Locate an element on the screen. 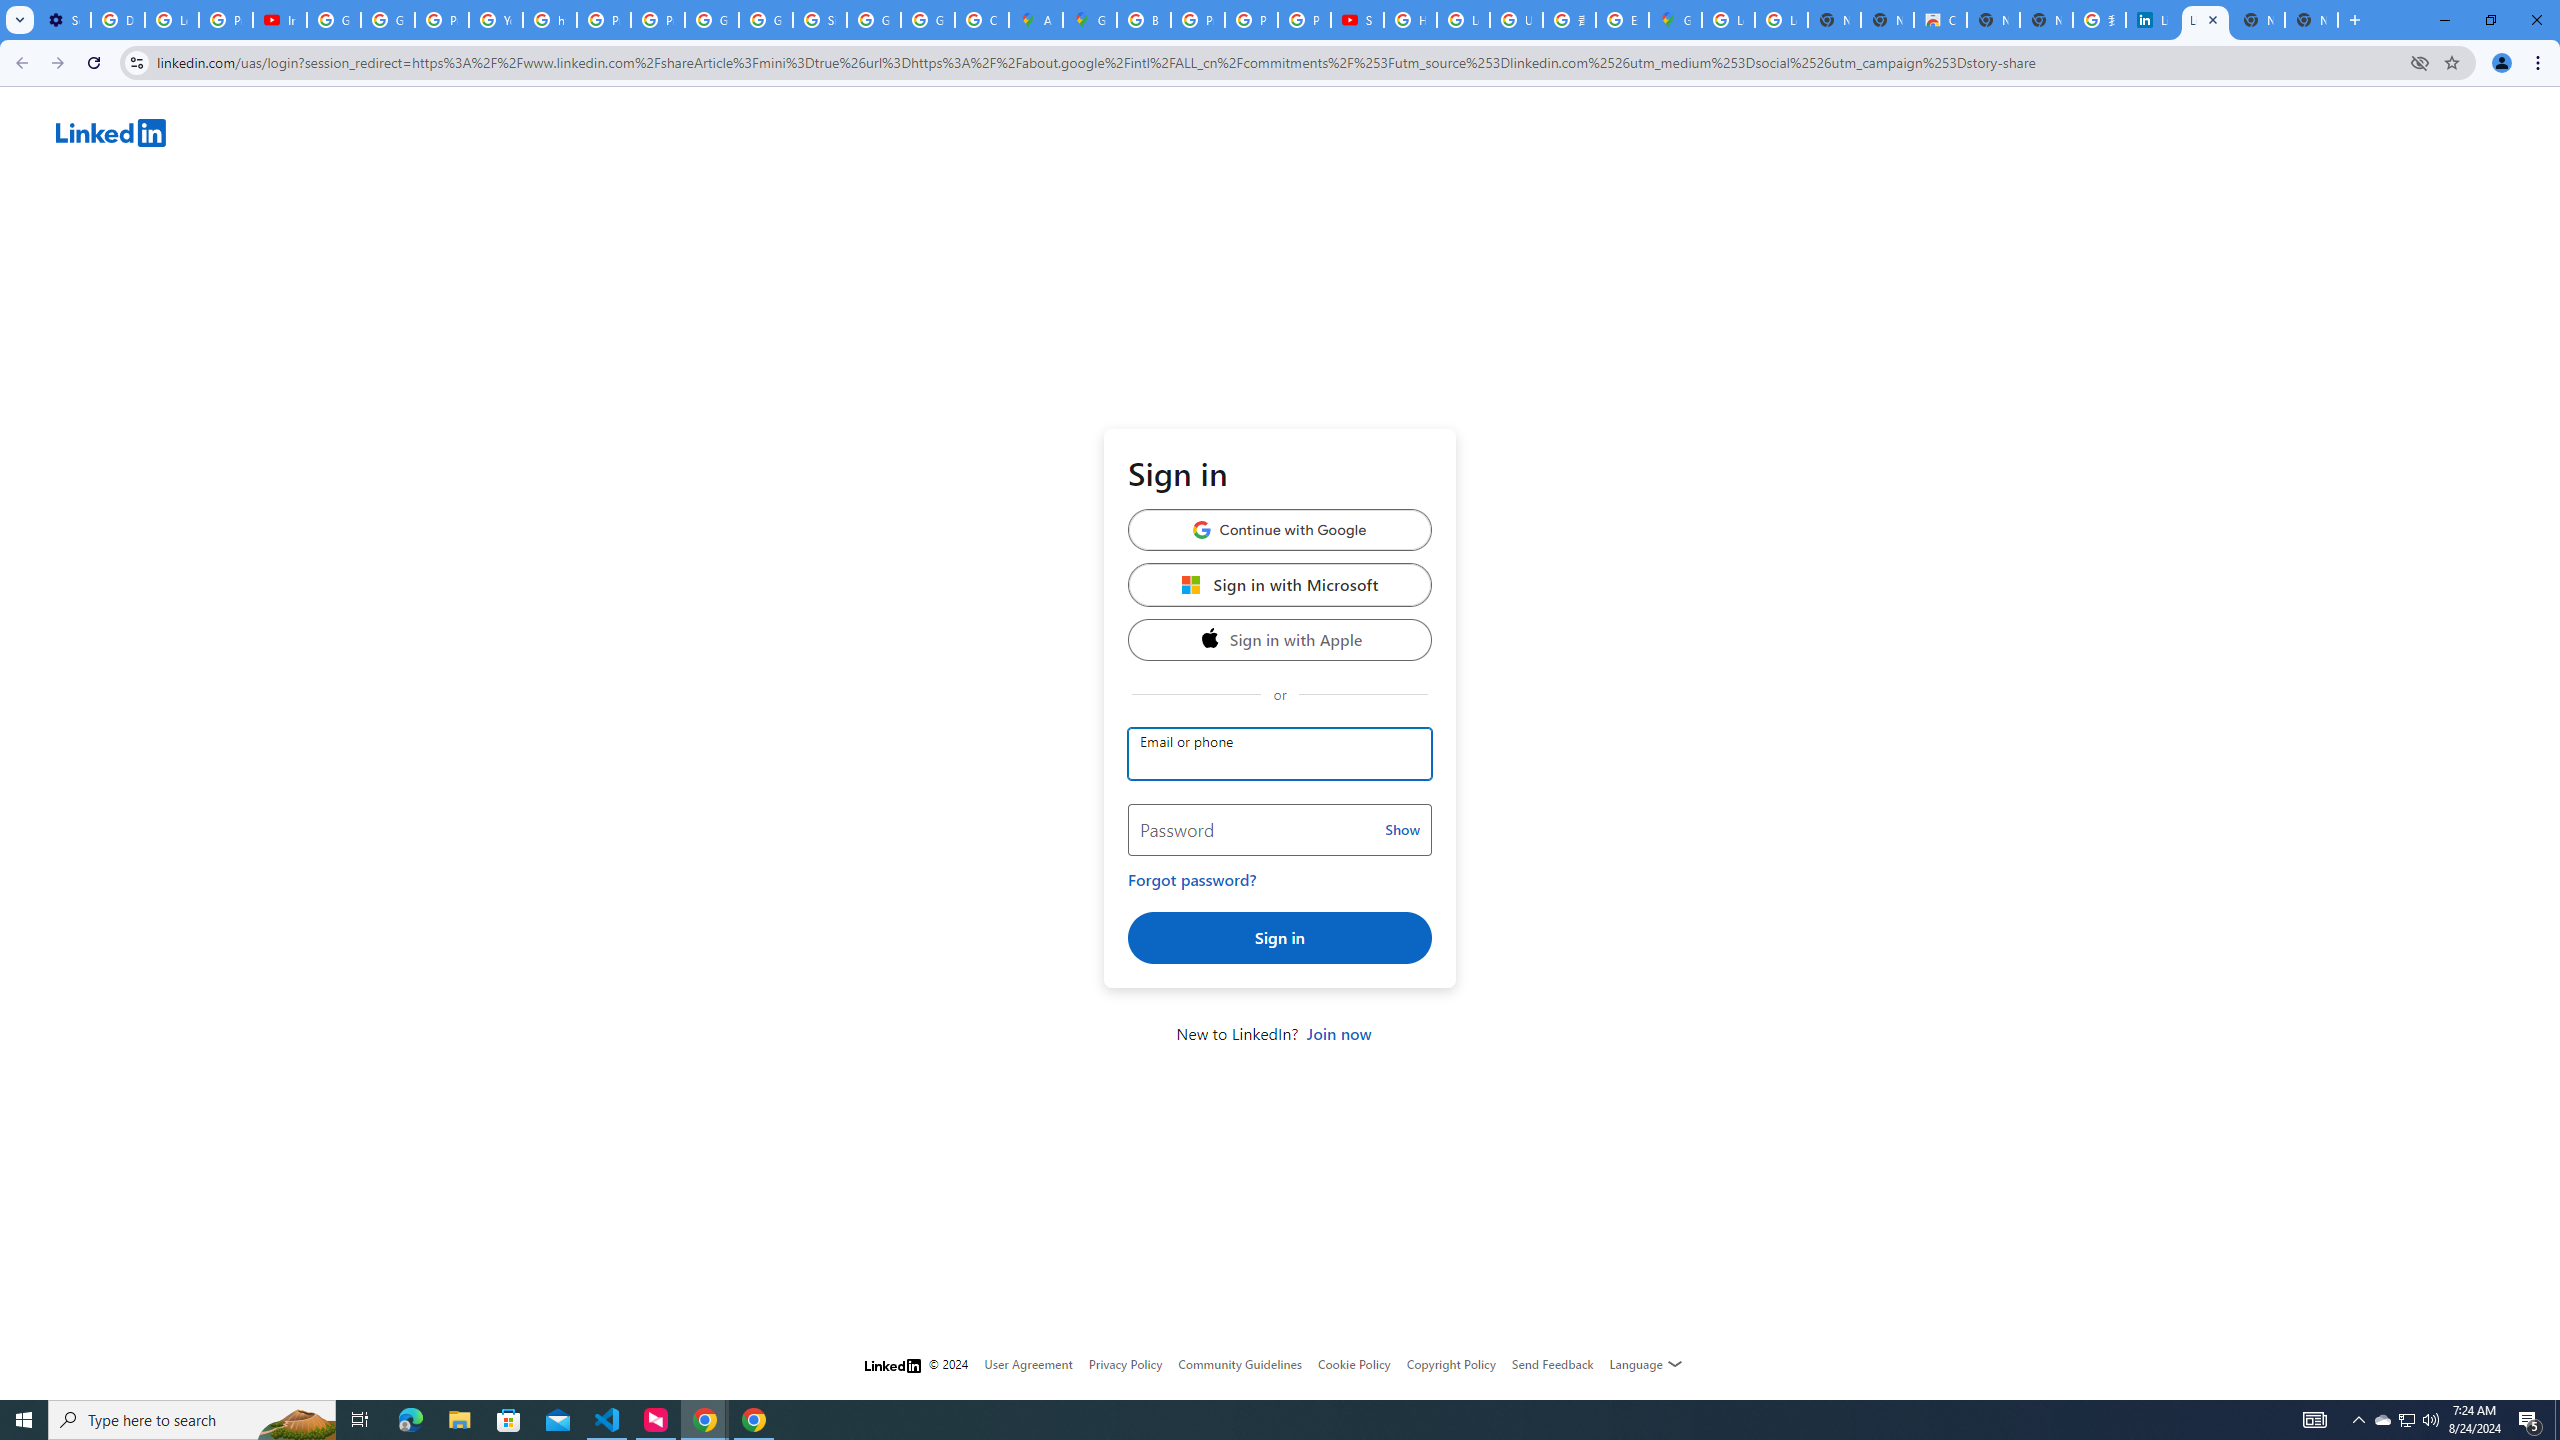 Image resolution: width=2560 pixels, height=1440 pixels. 'Community Guidelines' is located at coordinates (1239, 1363).